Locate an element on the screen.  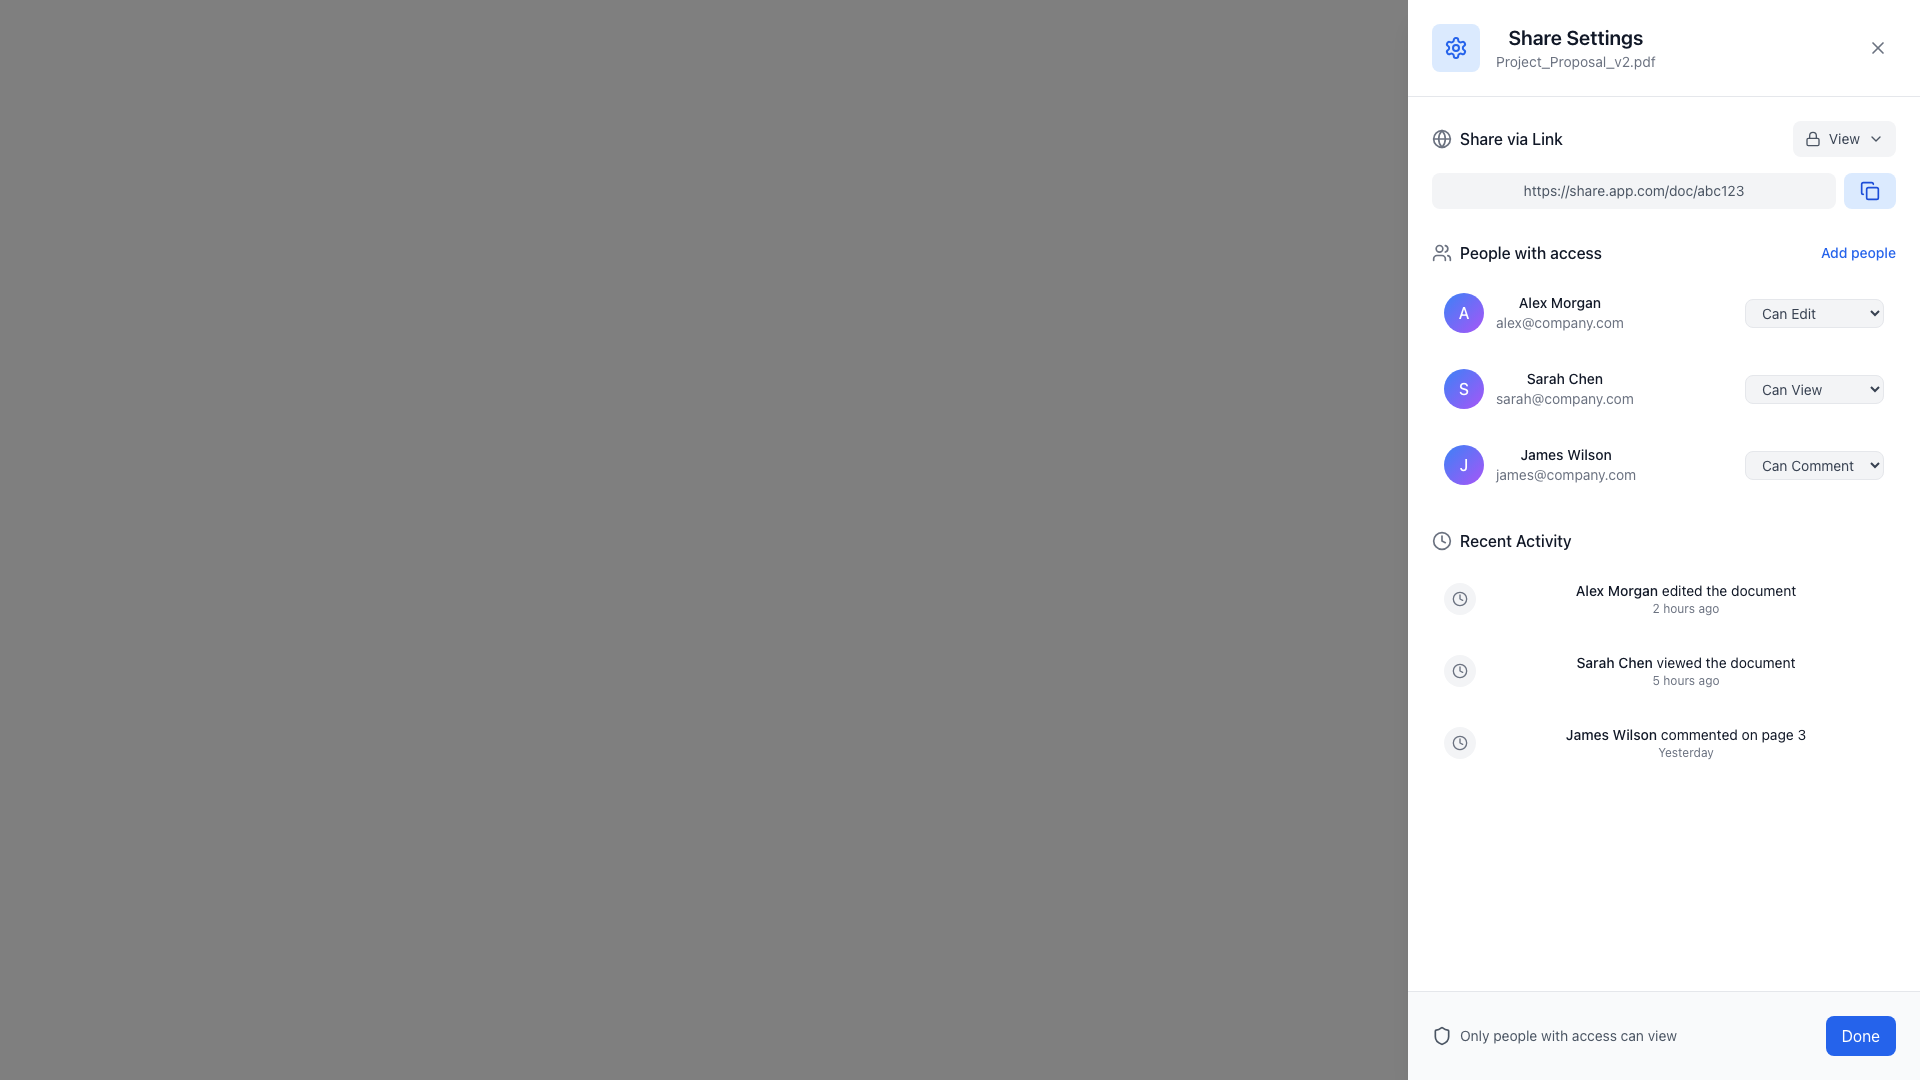
the static text group displaying the log entry for the recent action taken by Alex Morgan, located in the Recent Activity section is located at coordinates (1684, 597).